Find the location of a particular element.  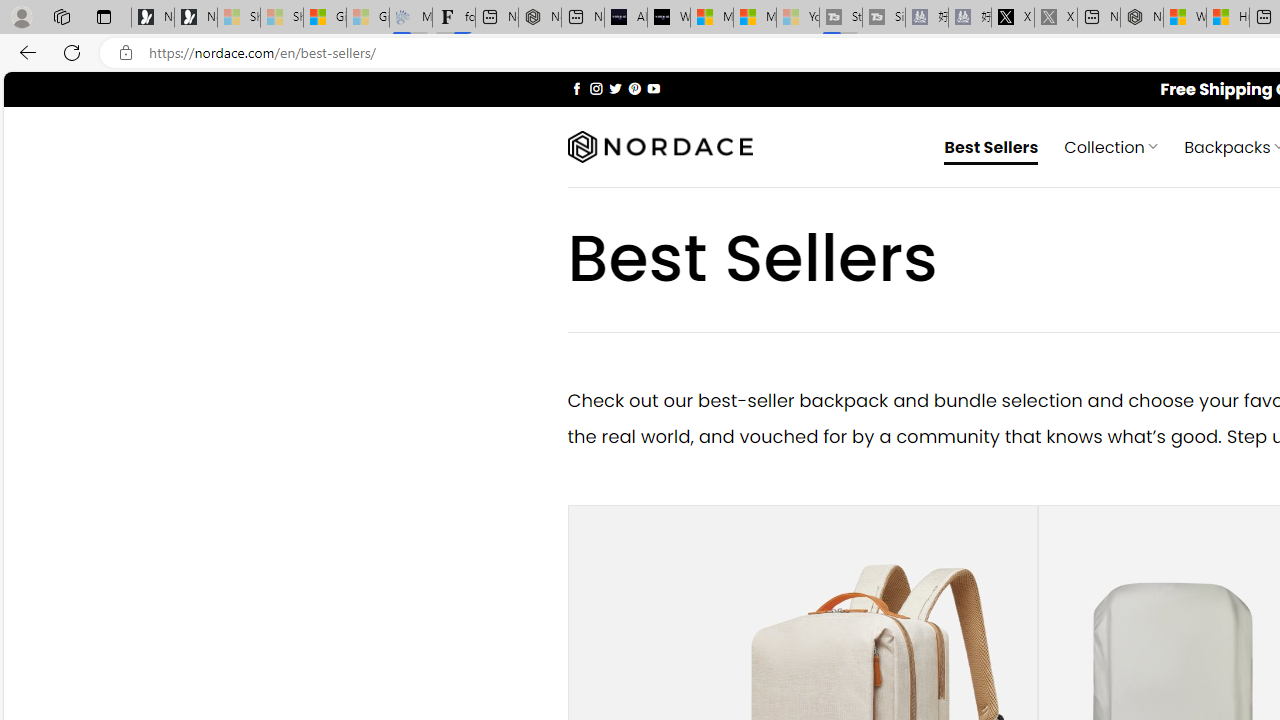

'Nordace - #1 Japanese Best-Seller - Siena Smart Backpack' is located at coordinates (539, 17).